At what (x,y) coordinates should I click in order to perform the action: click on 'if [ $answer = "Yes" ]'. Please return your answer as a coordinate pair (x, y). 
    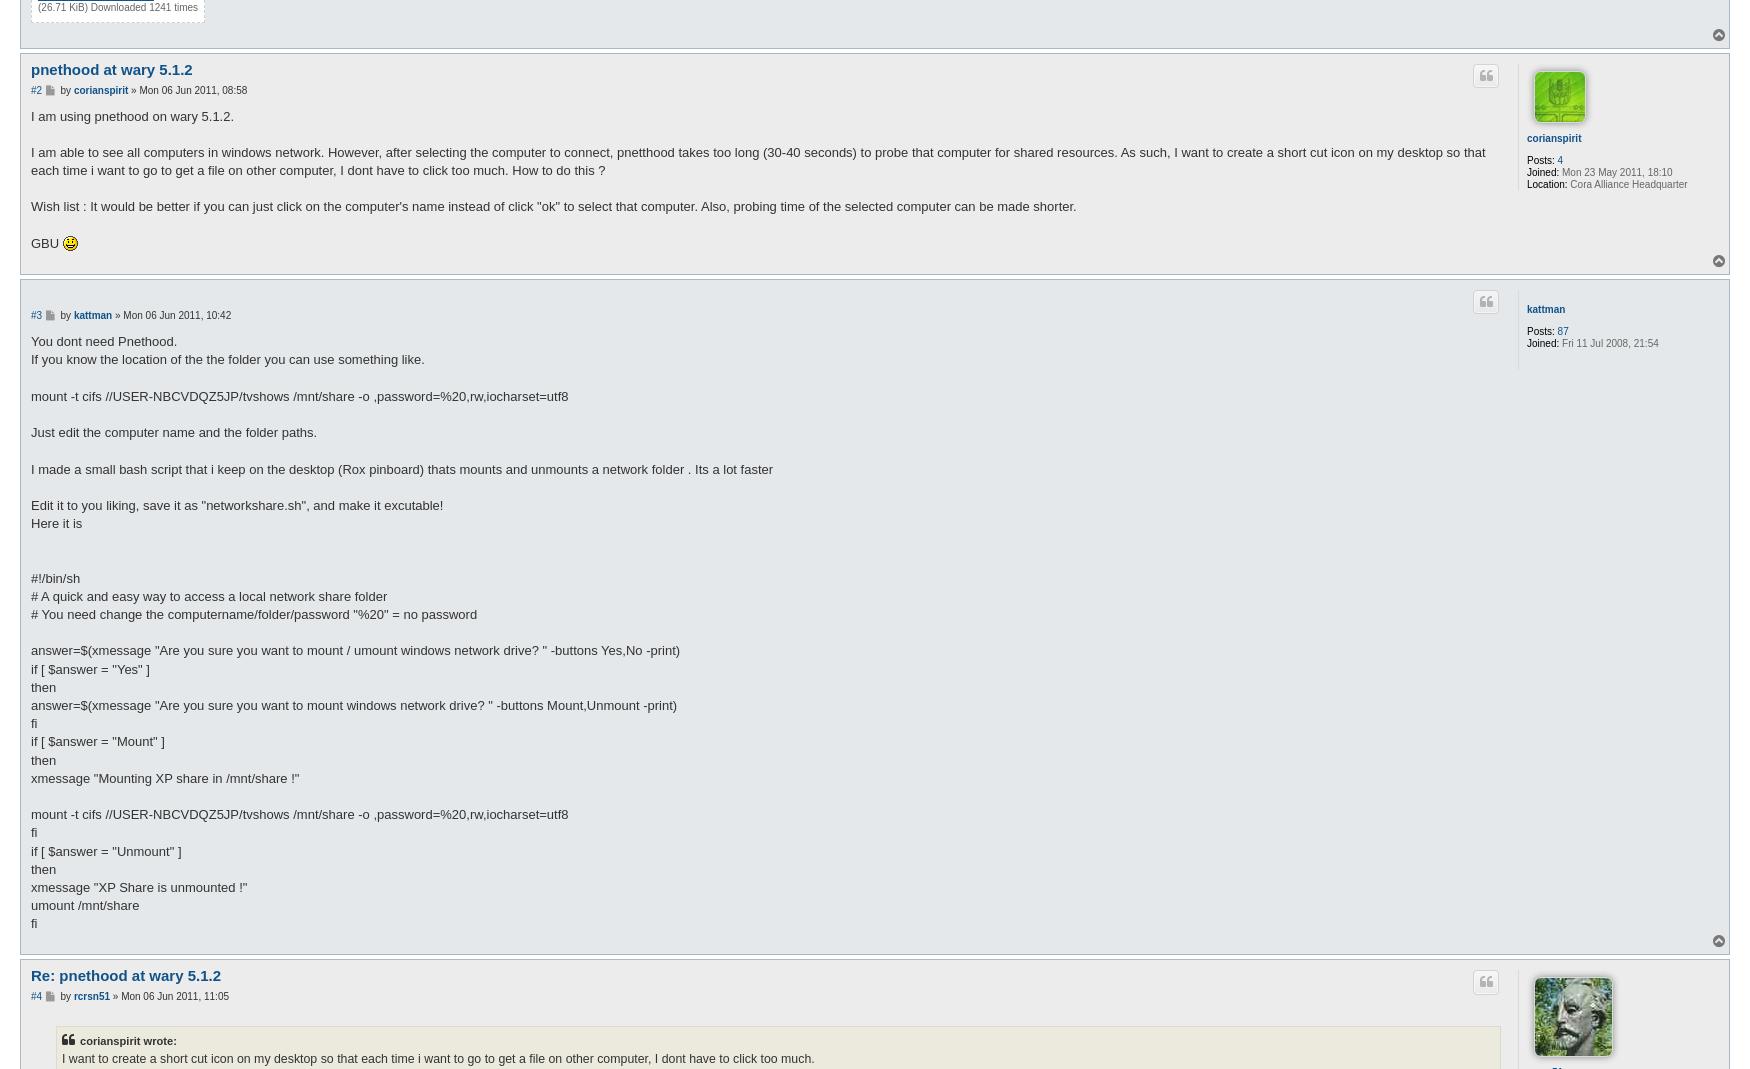
    Looking at the image, I should click on (89, 667).